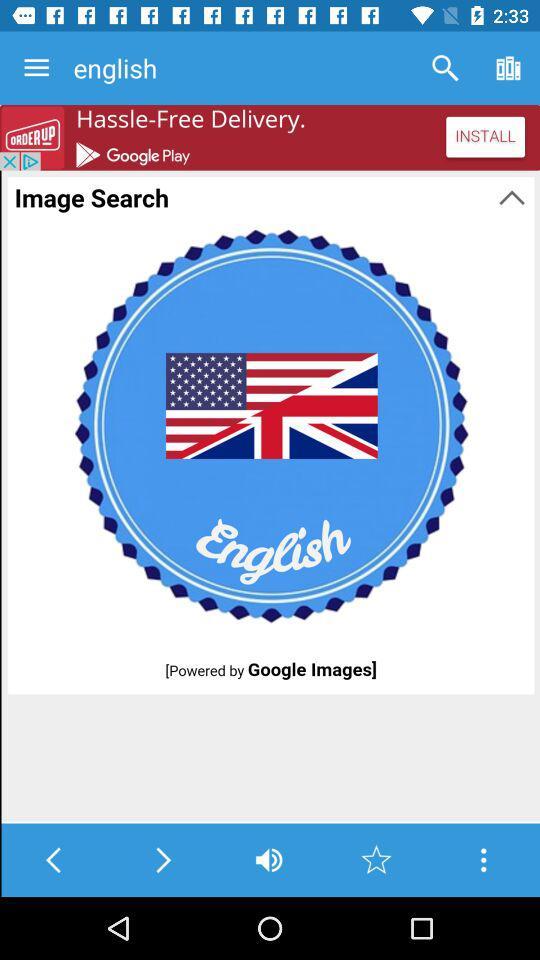 The height and width of the screenshot is (960, 540). What do you see at coordinates (376, 859) in the screenshot?
I see `rating star` at bounding box center [376, 859].